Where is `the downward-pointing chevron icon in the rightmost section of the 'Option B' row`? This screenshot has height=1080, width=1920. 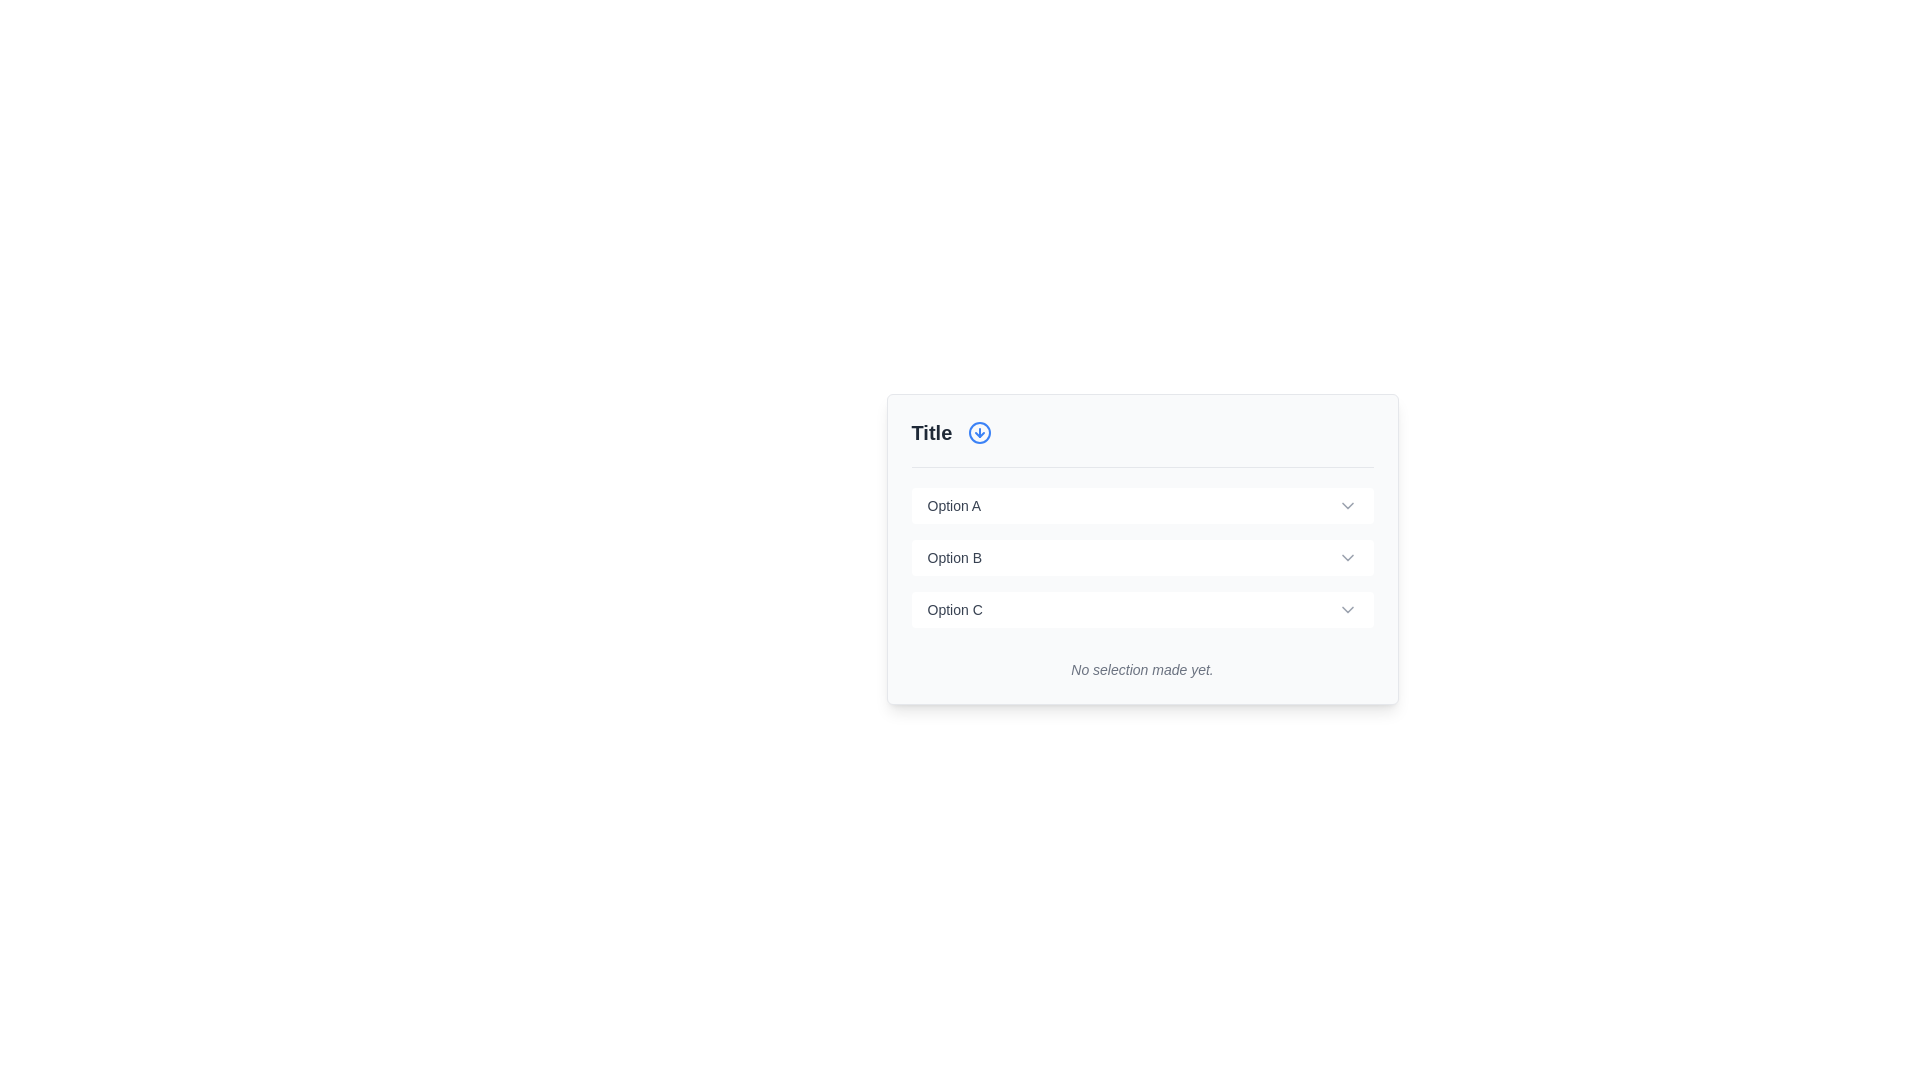
the downward-pointing chevron icon in the rightmost section of the 'Option B' row is located at coordinates (1347, 558).